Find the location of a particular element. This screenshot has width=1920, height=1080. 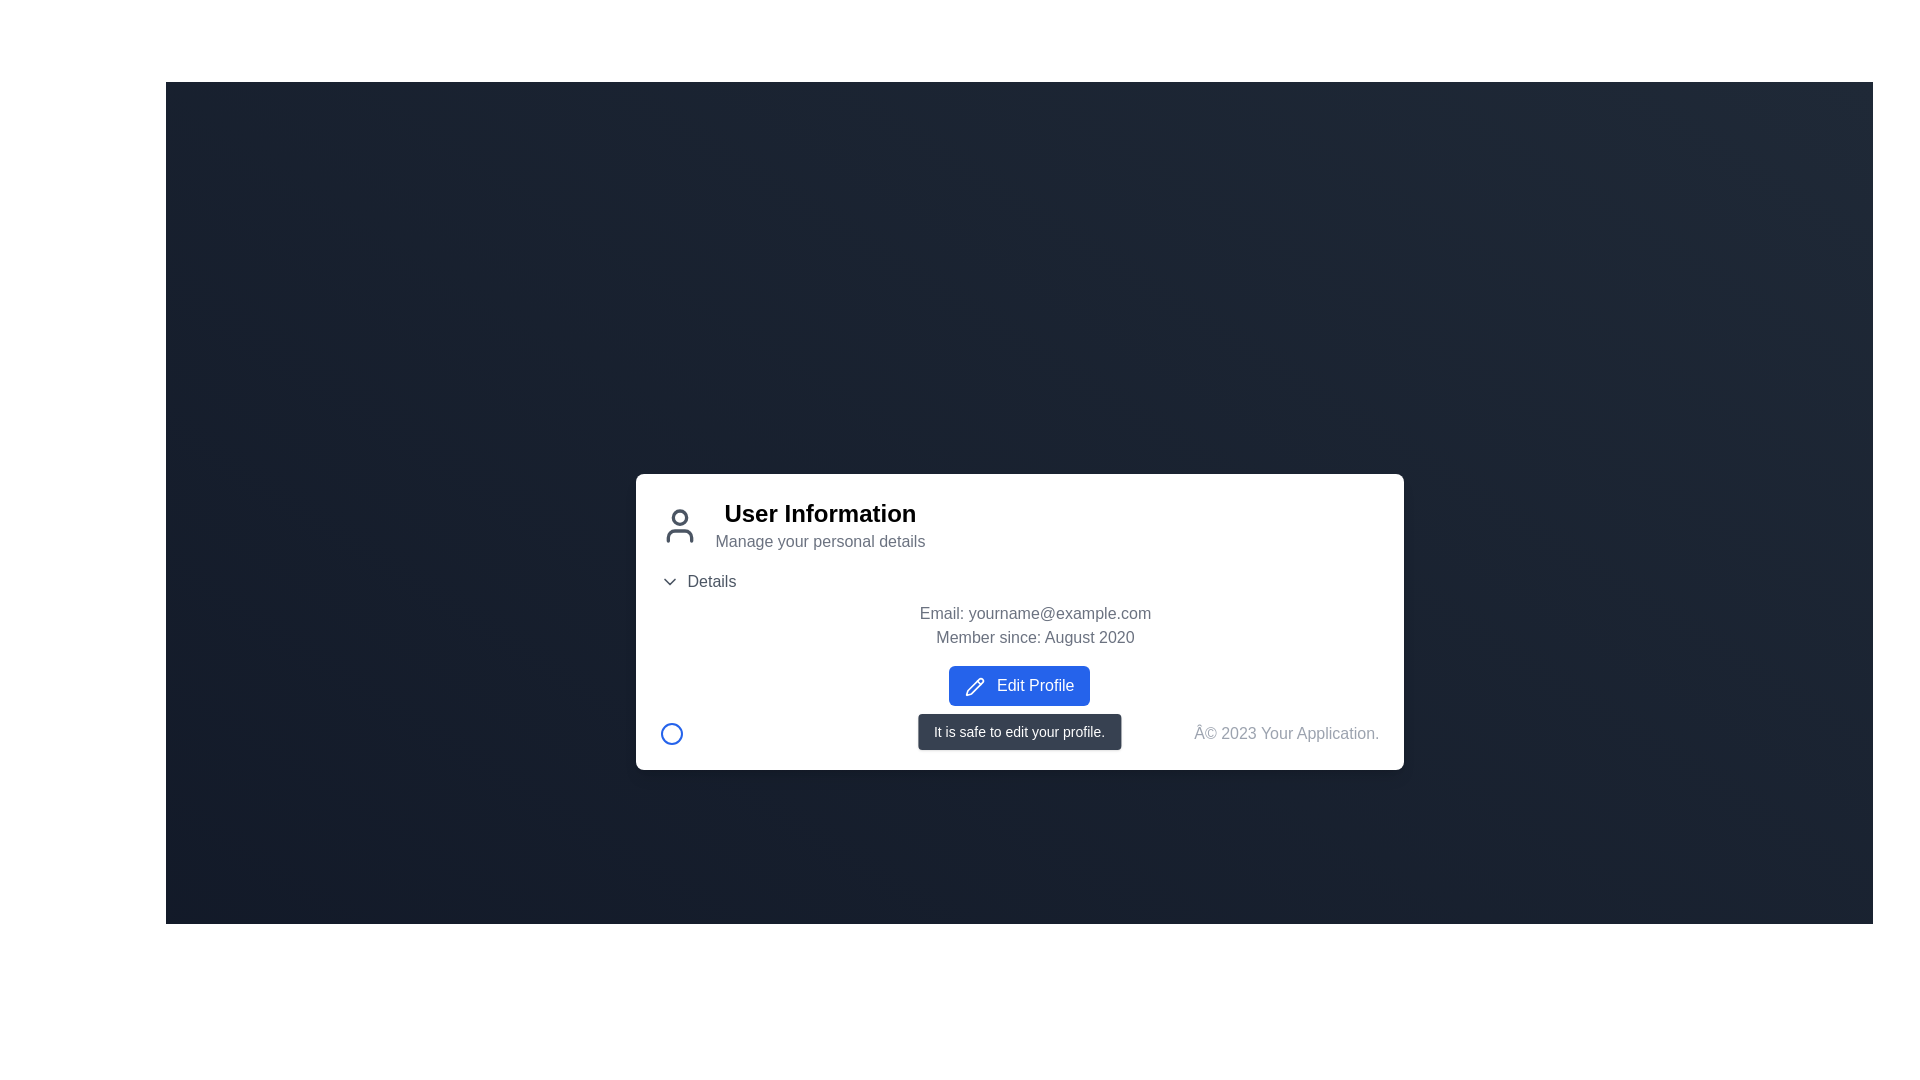

the static text display that shows user information, including email address and membership date, located below the 'Details' header and above the 'Edit Profile' button is located at coordinates (1019, 608).